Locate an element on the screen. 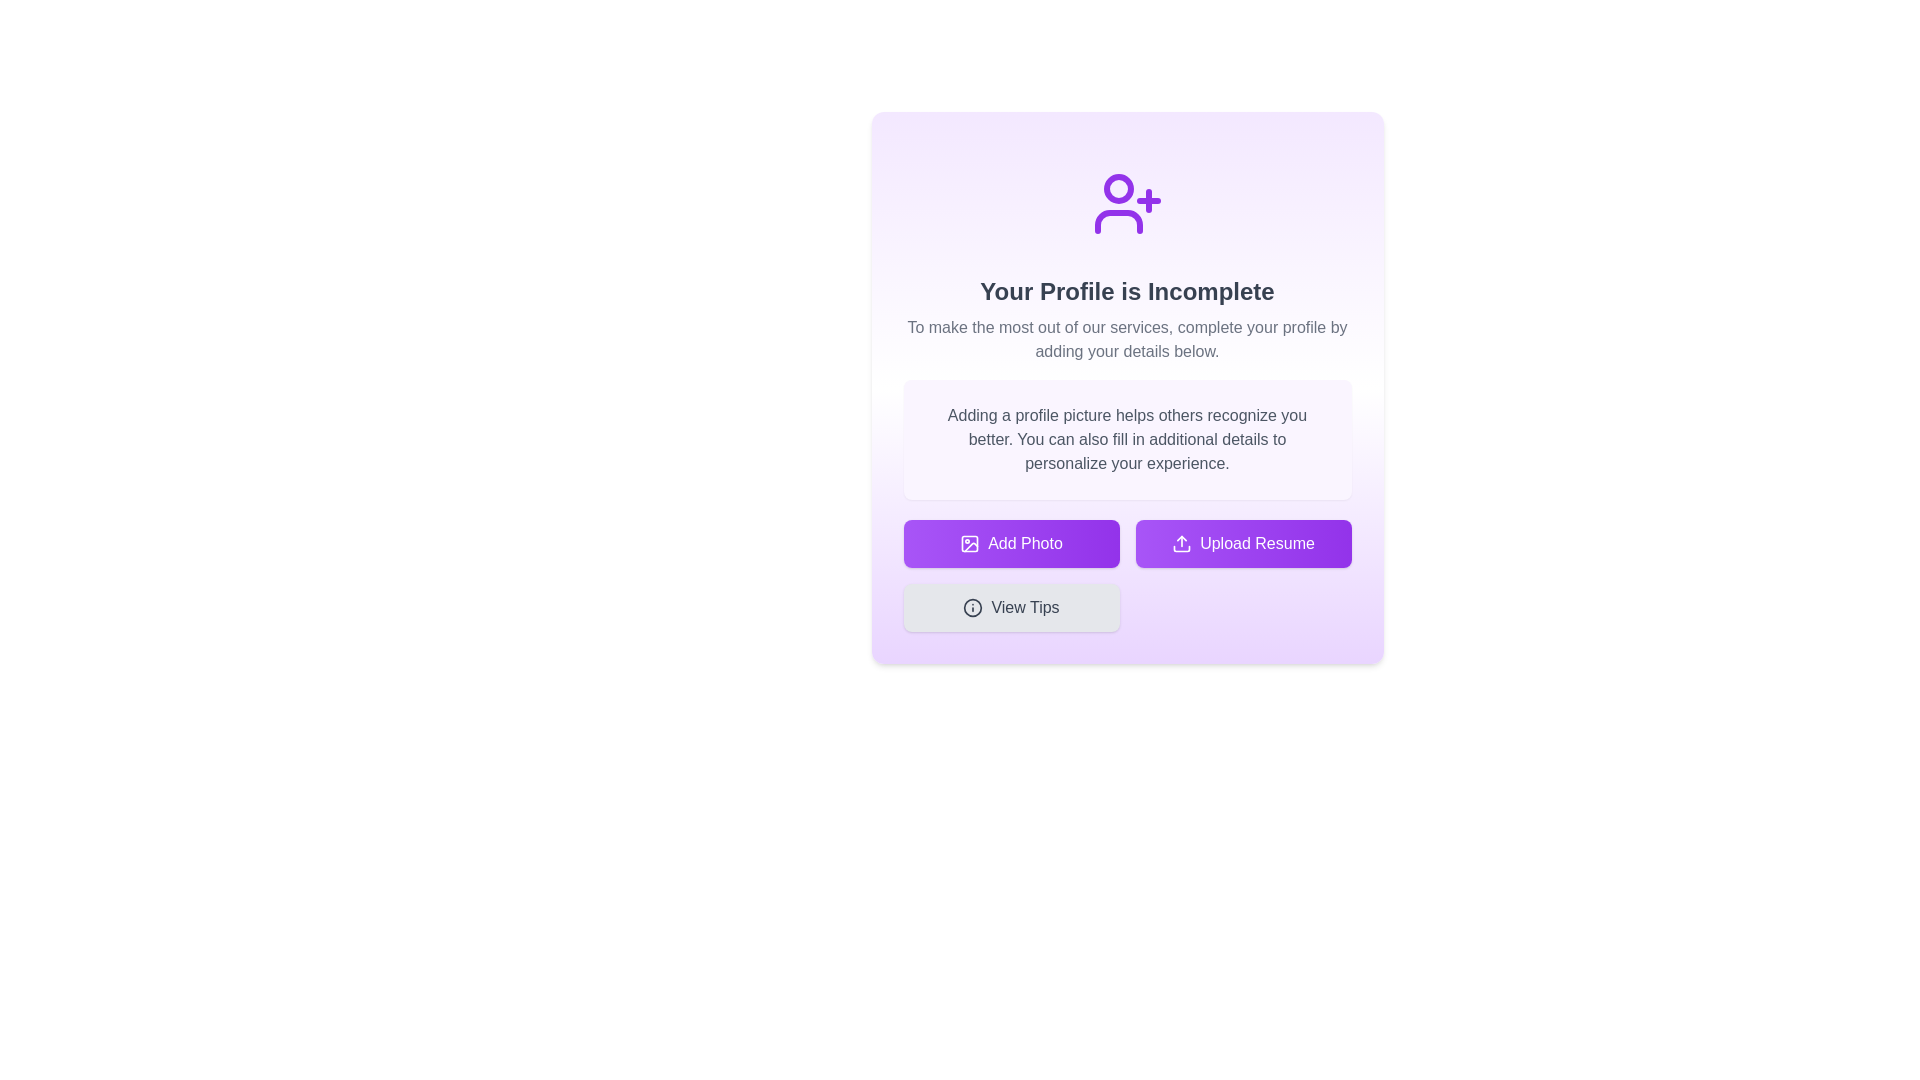 The height and width of the screenshot is (1080, 1920). the text block that conveys information about the benefits of adding a profile picture, located beneath the header 'Your Profile is Incomplete' and above the 'Add Photo' and 'Upload Resume' buttons is located at coordinates (1127, 438).